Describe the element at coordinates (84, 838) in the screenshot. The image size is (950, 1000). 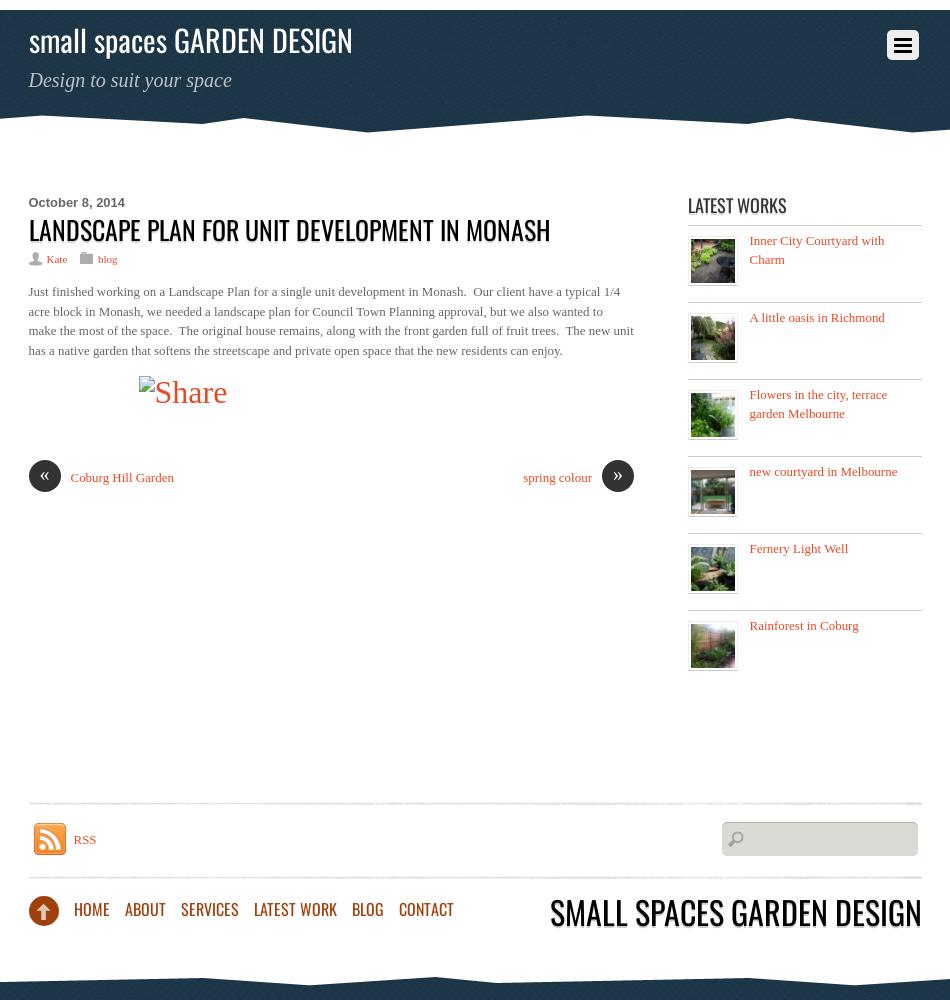
I see `'RSS'` at that location.